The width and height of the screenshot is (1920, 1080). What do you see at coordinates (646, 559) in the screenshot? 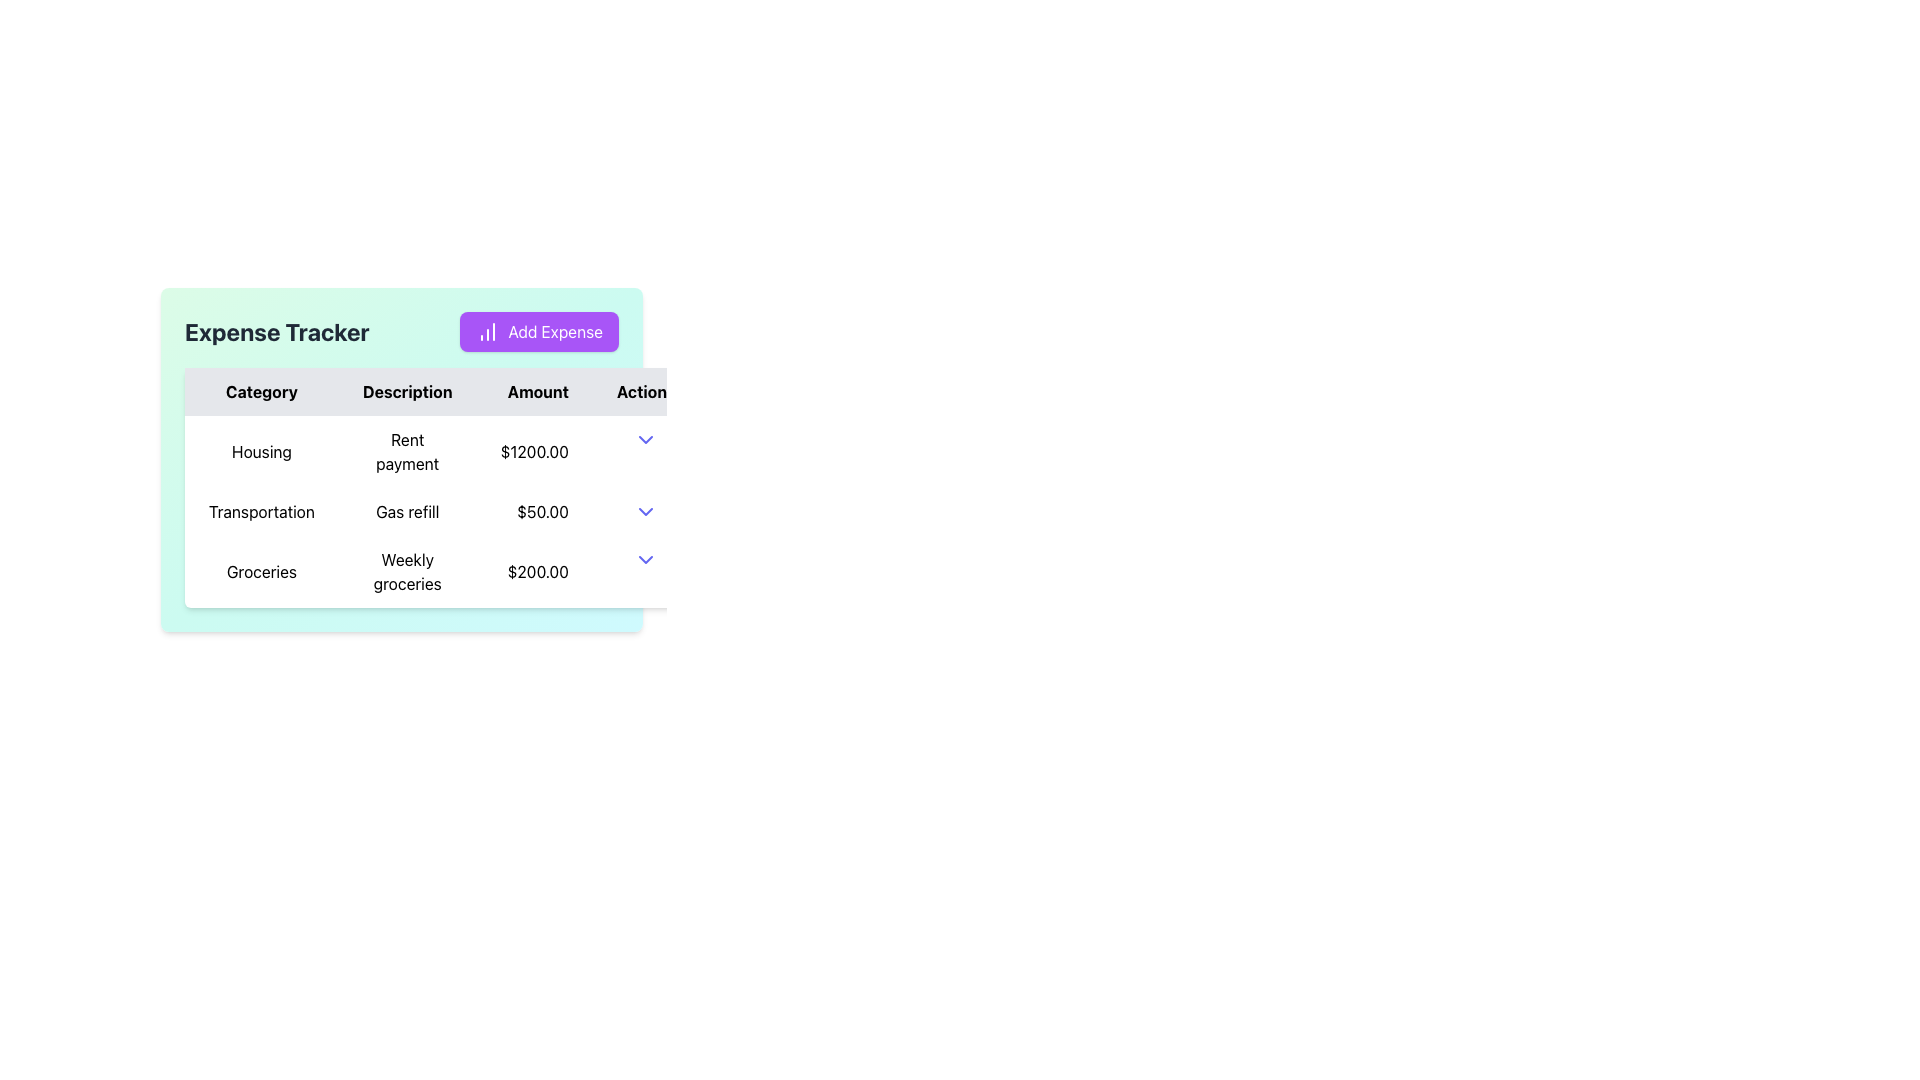
I see `the icon-based button with a caret symbol located on the far-right side of the 'Groceries' row` at bounding box center [646, 559].